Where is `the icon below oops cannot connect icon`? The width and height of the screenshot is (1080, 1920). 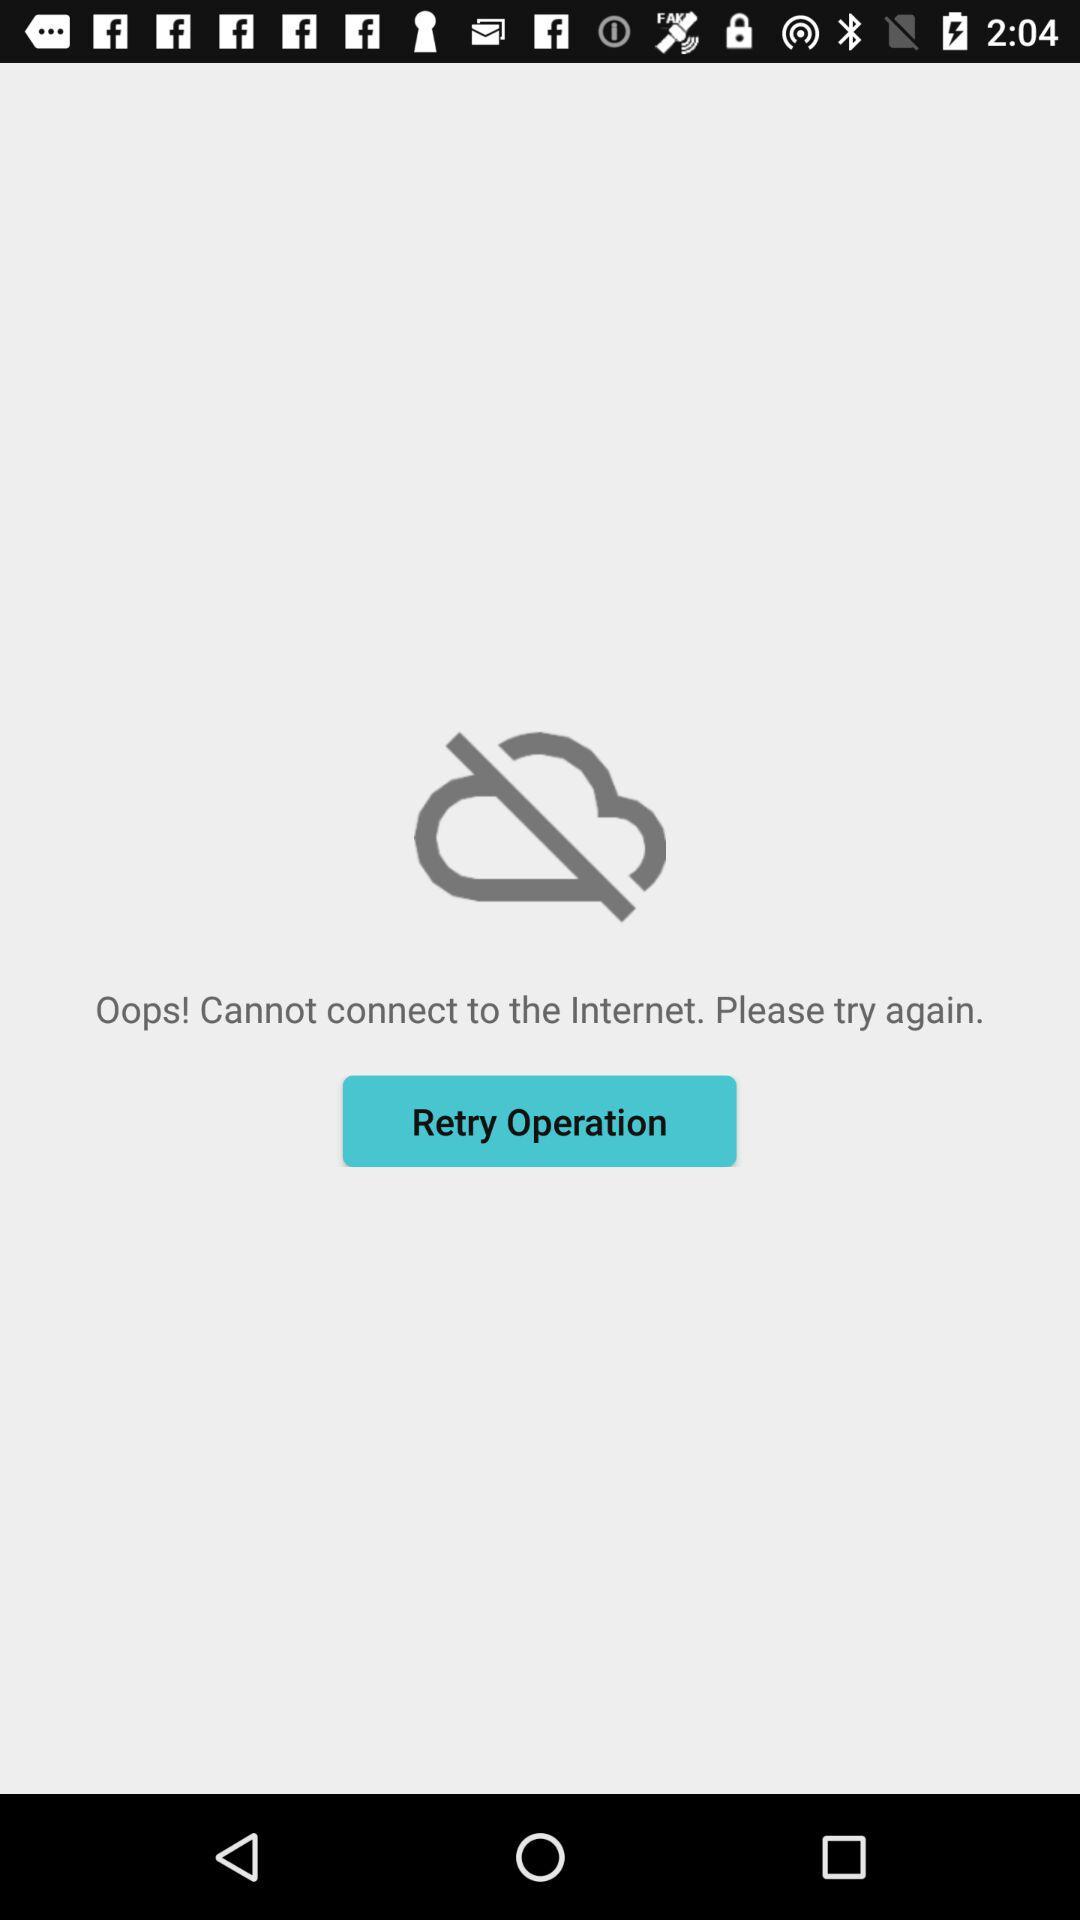 the icon below oops cannot connect icon is located at coordinates (538, 1121).